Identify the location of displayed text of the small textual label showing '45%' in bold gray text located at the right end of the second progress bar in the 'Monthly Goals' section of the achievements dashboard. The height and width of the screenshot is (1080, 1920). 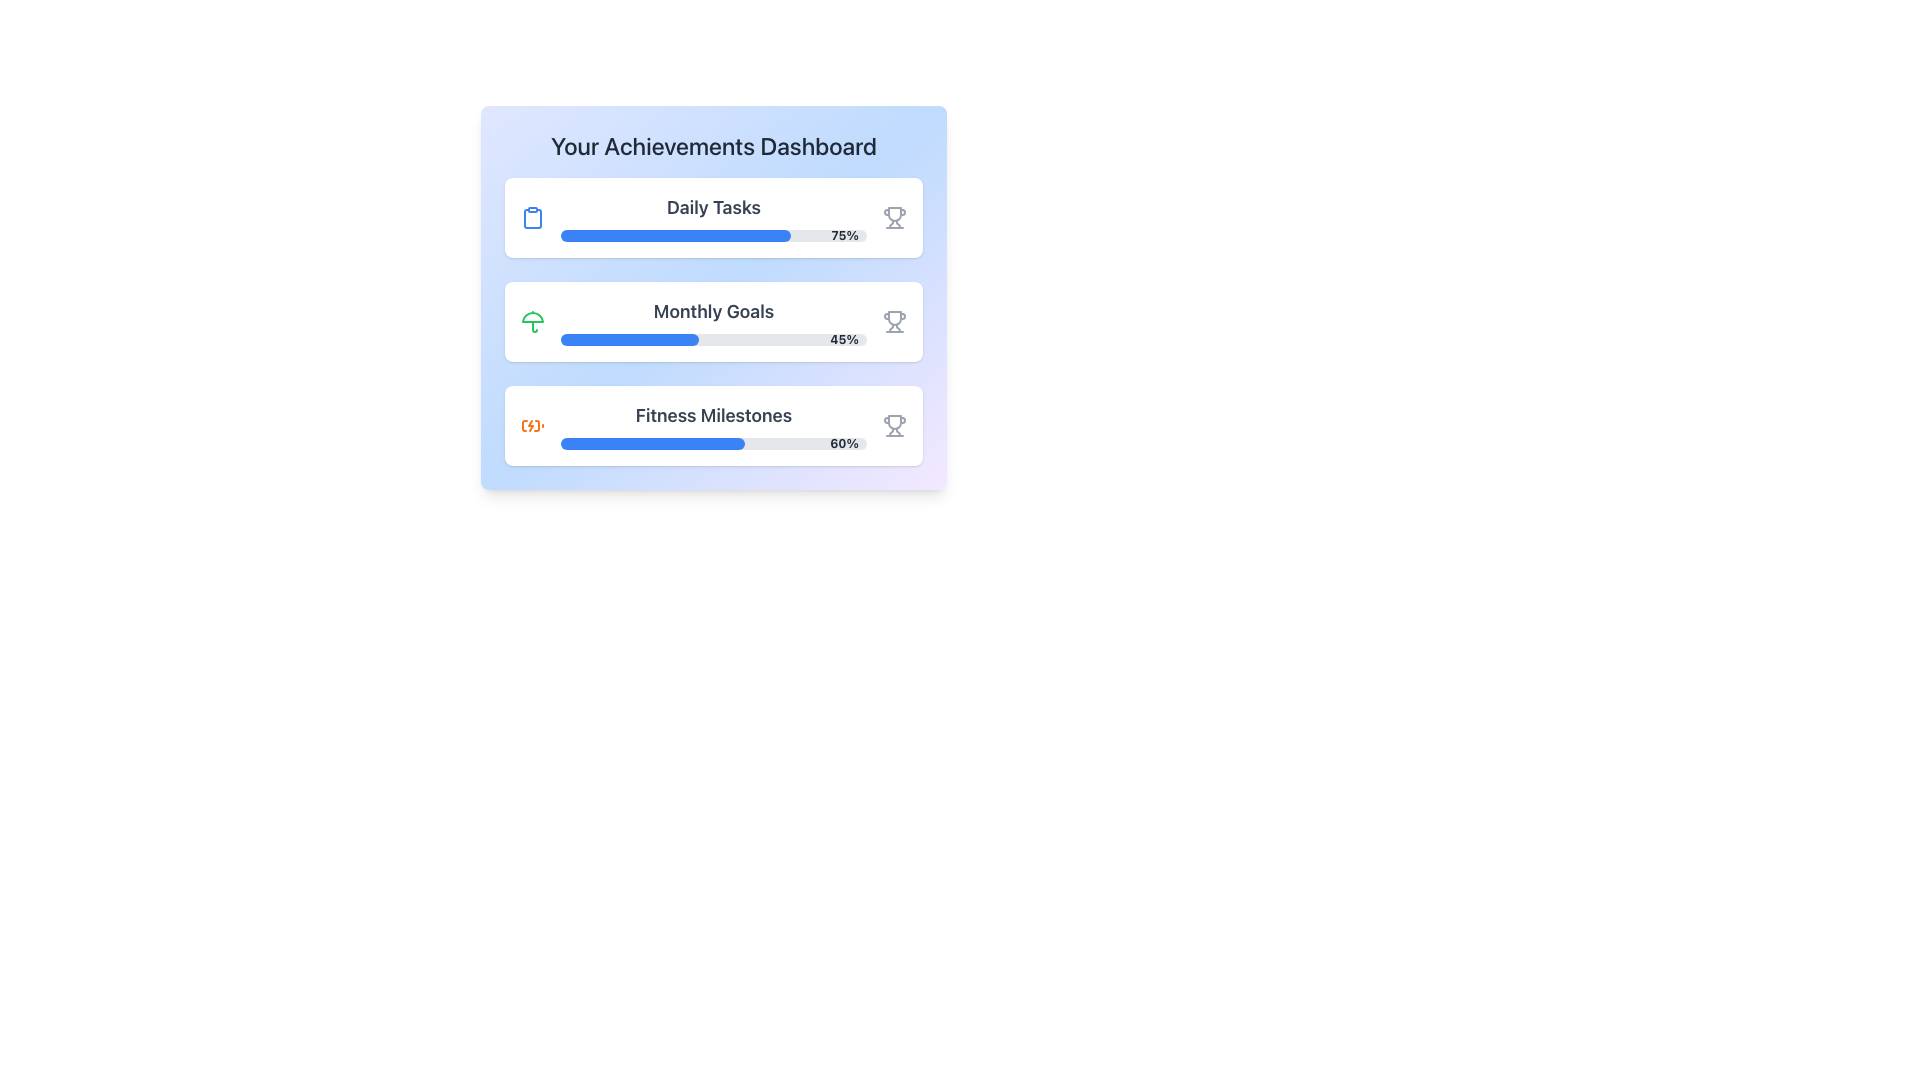
(848, 338).